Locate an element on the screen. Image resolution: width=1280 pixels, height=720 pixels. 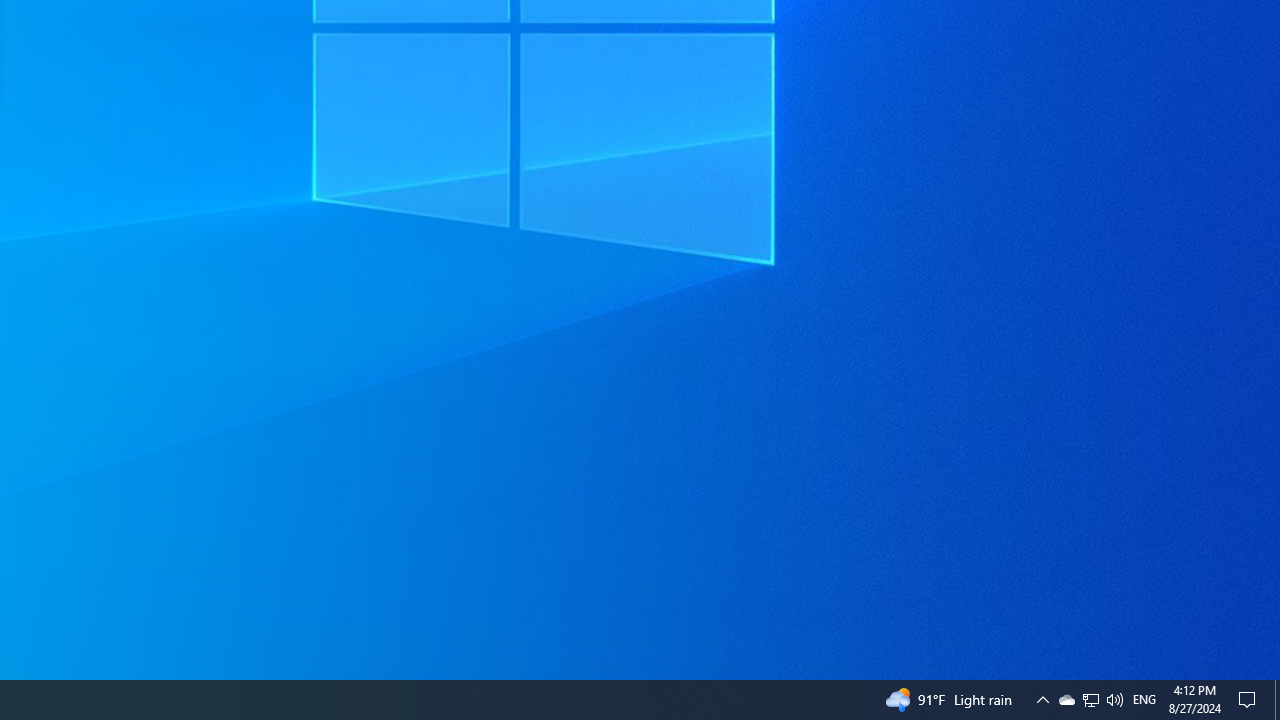
'Tray Input Indicator - English (United States)' is located at coordinates (1144, 698).